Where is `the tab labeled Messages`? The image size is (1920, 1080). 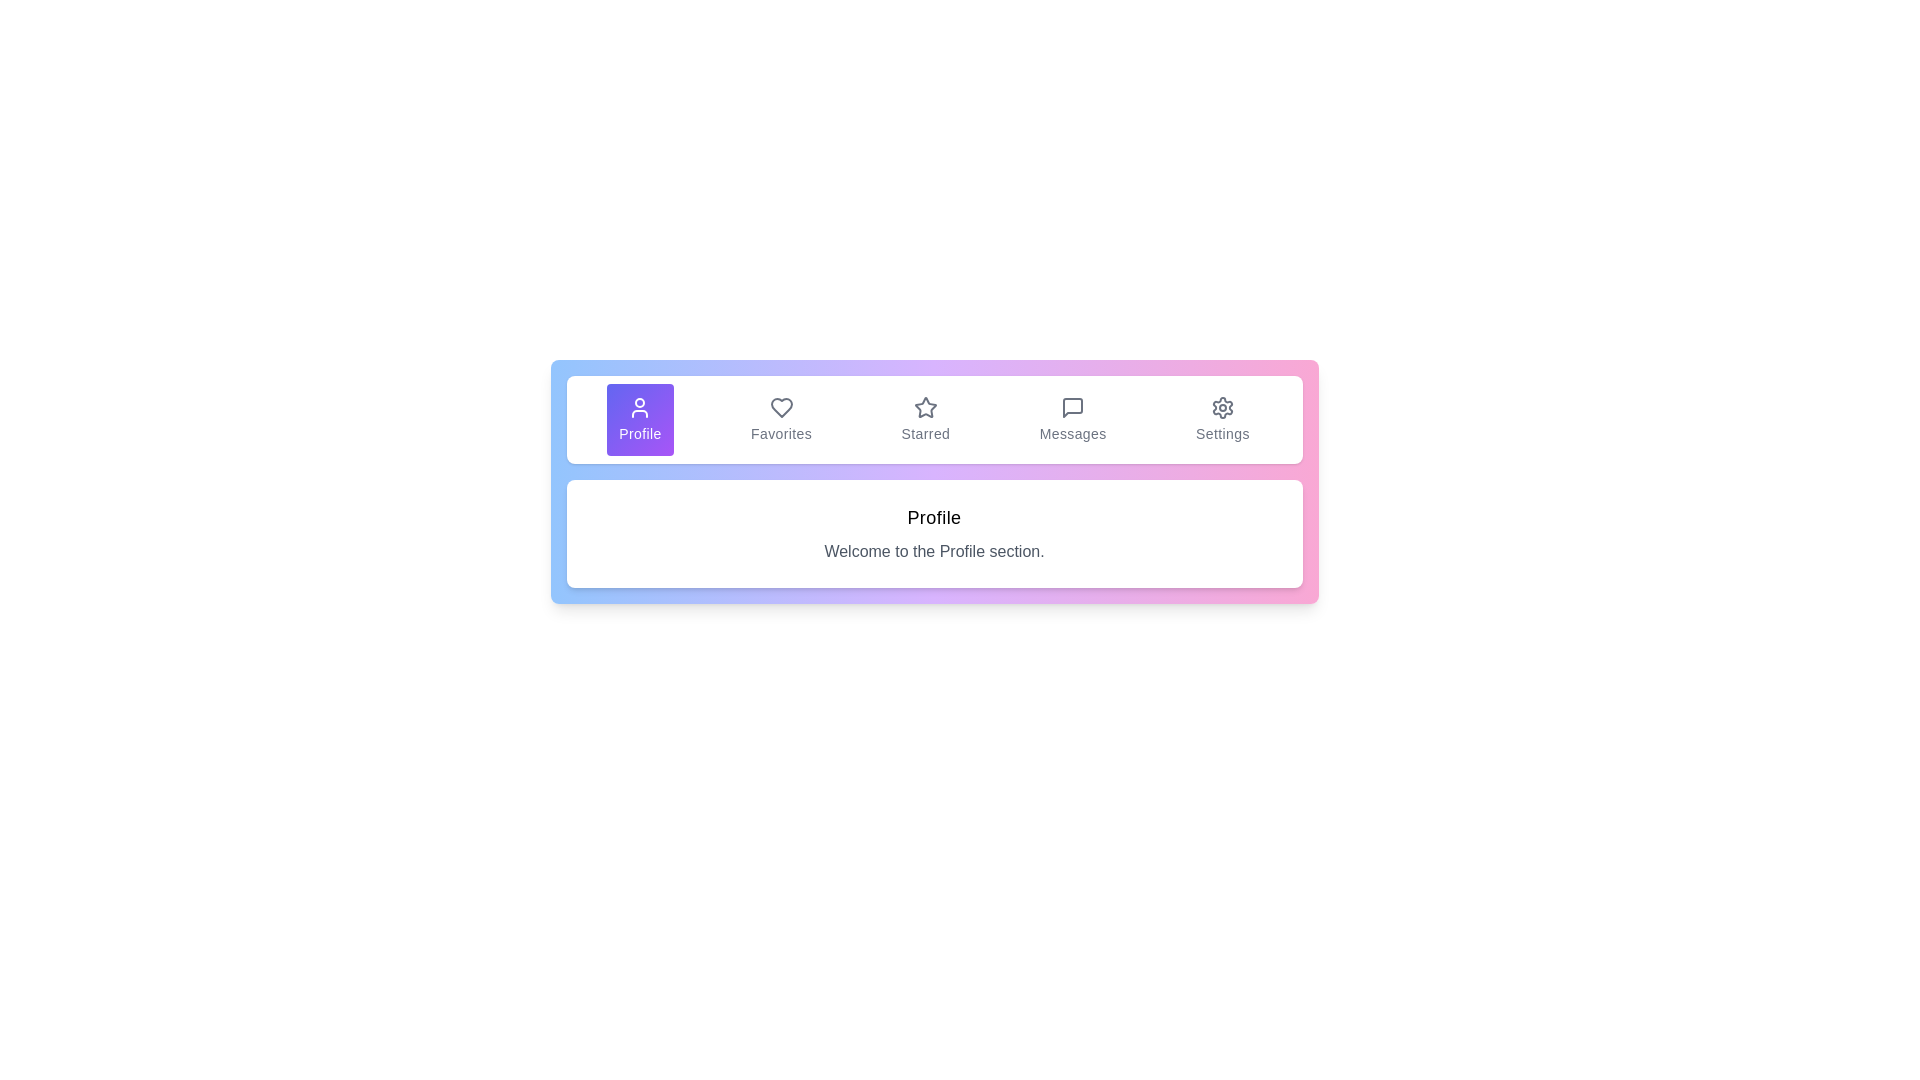
the tab labeled Messages is located at coordinates (1072, 419).